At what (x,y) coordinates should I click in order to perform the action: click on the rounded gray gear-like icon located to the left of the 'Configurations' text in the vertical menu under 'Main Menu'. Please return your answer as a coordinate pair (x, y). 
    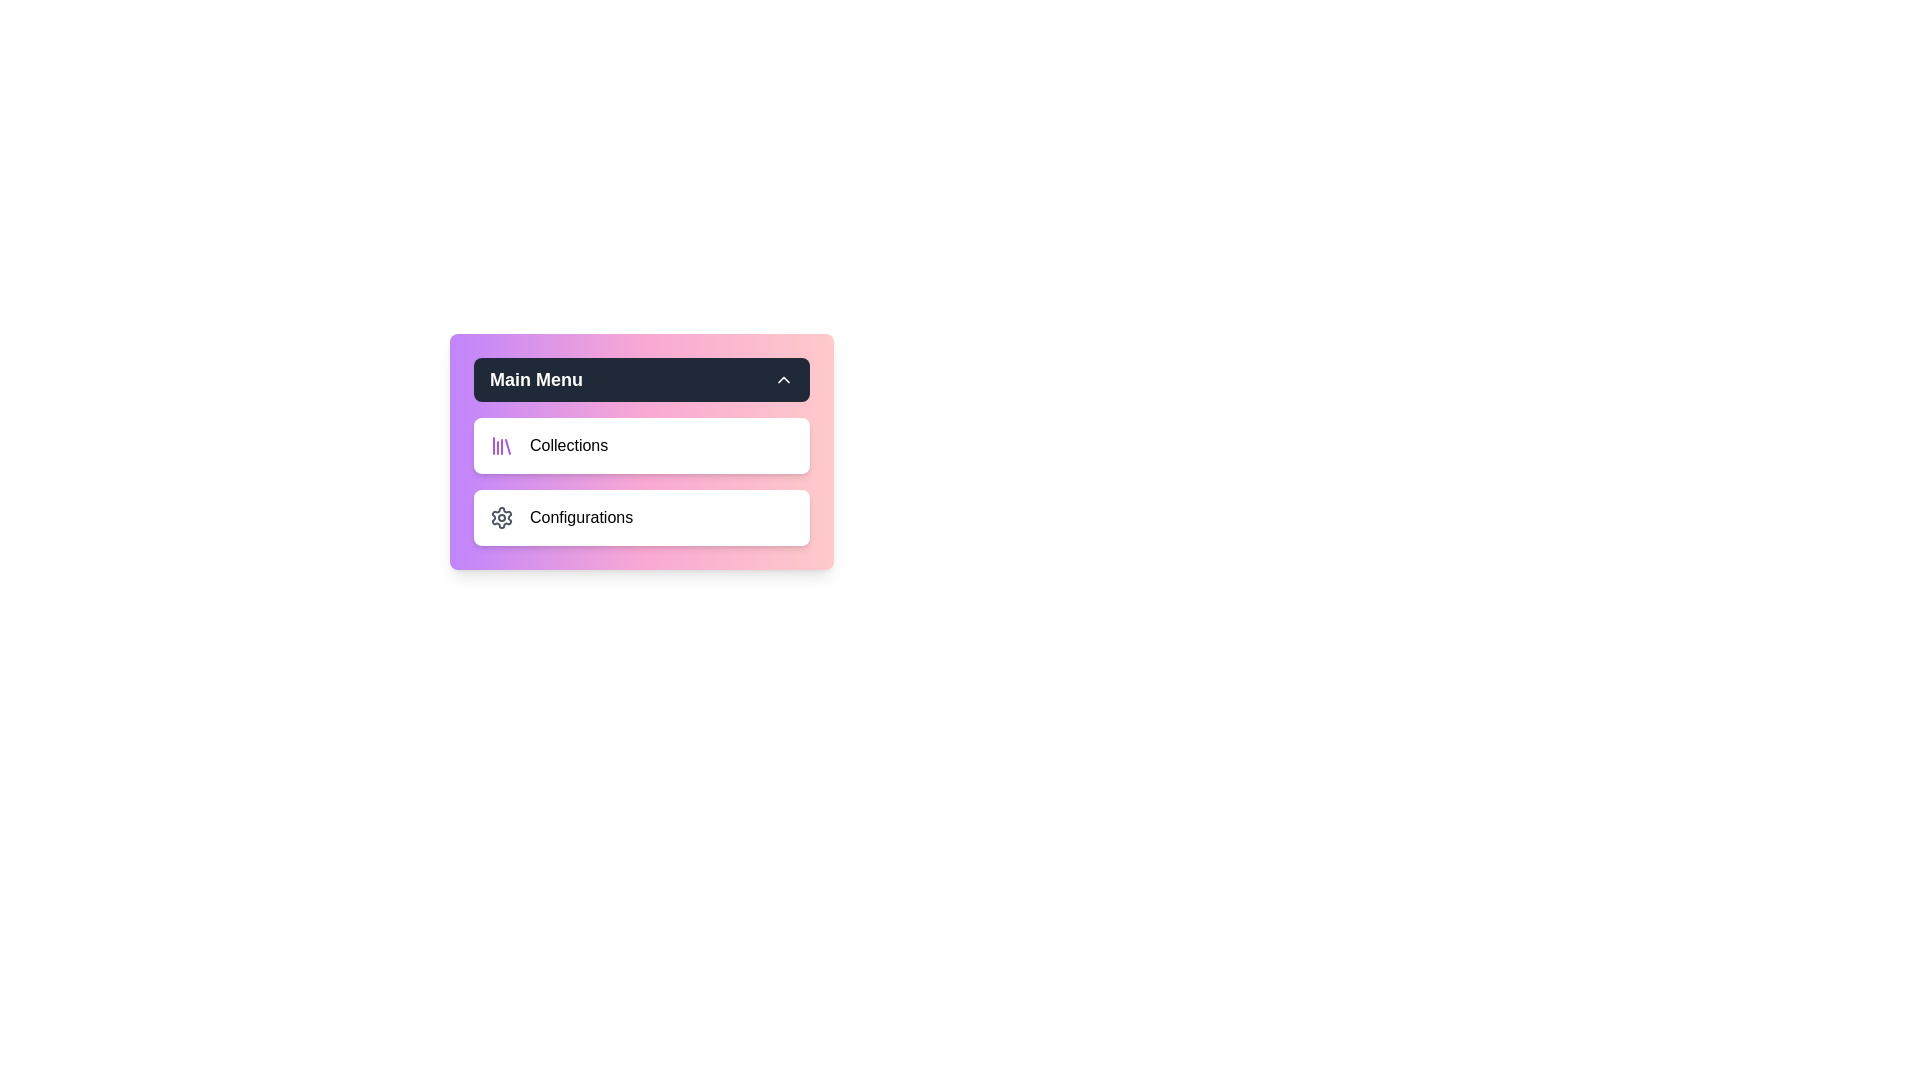
    Looking at the image, I should click on (502, 516).